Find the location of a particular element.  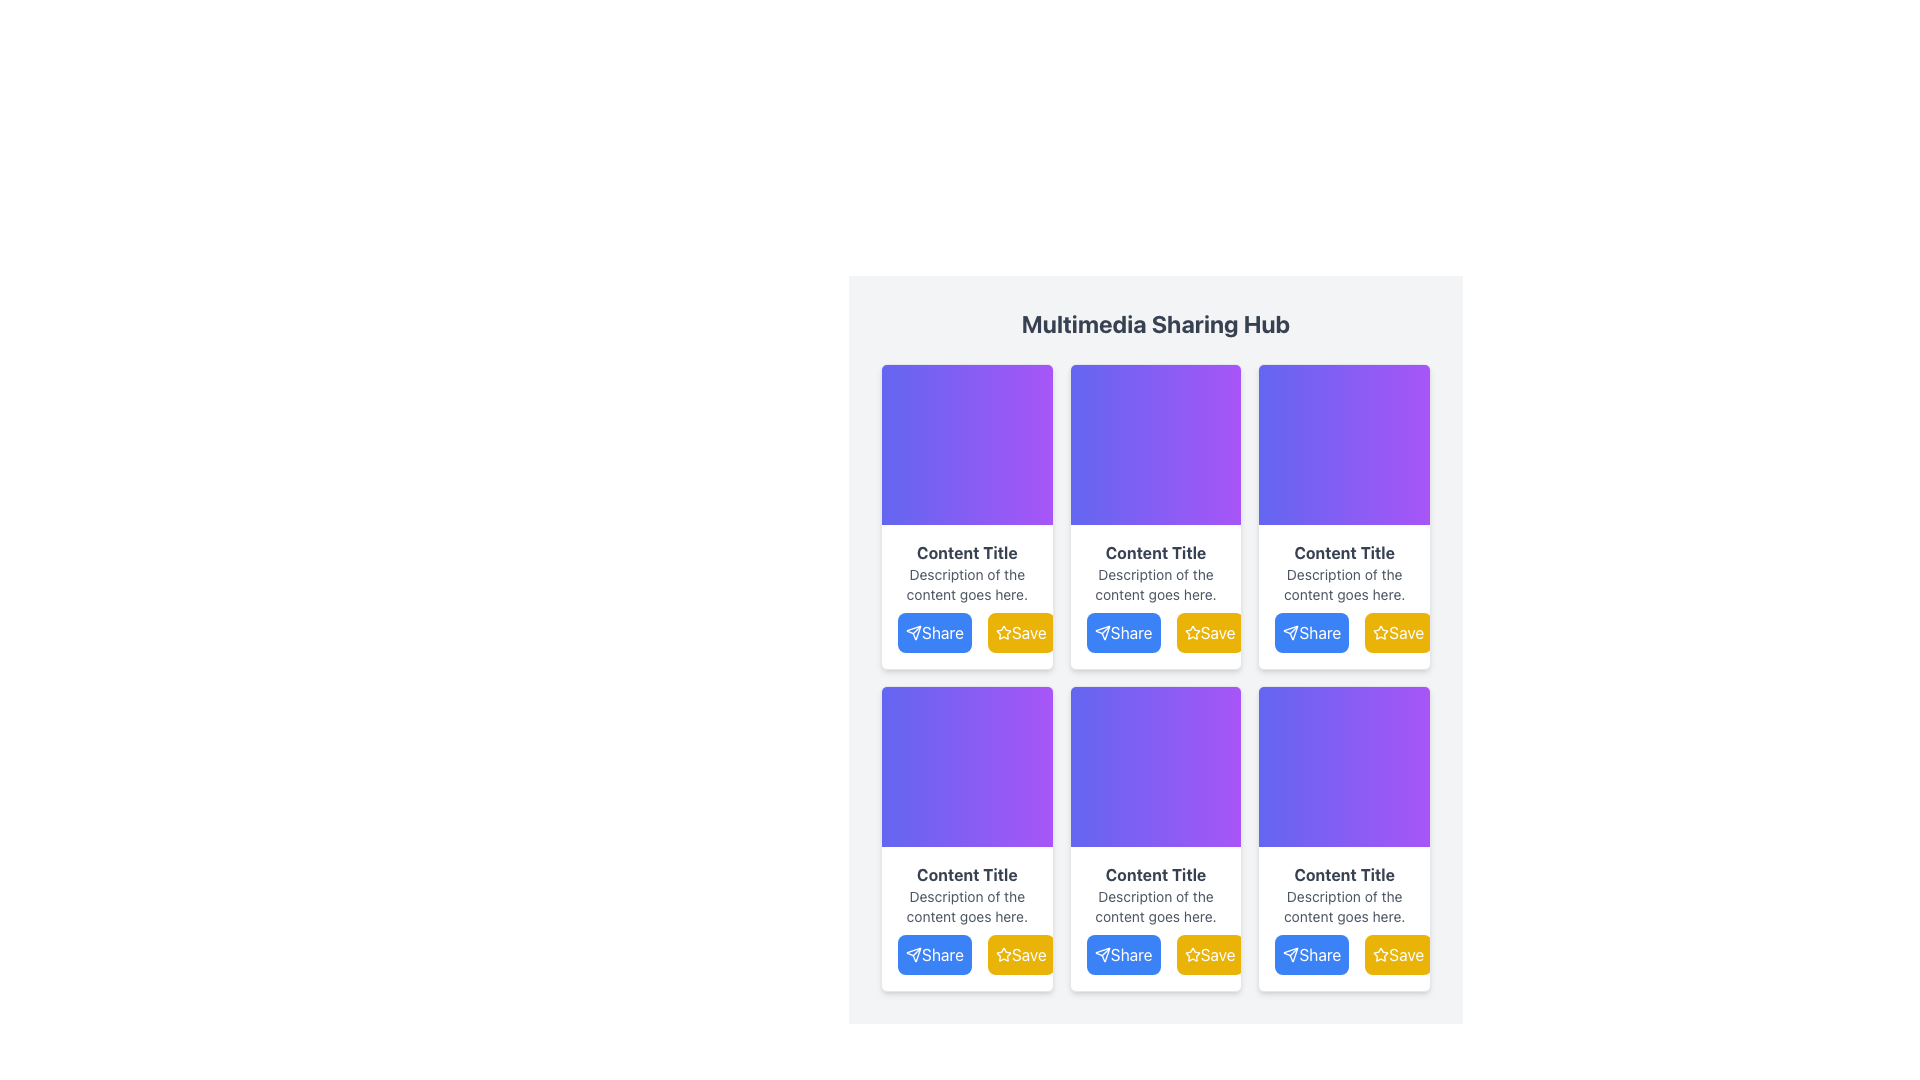

the yellow star-shaped icon associated with the 'Save' operation, located in the 'Save' button section below the second content card in the grid layout is located at coordinates (1003, 953).